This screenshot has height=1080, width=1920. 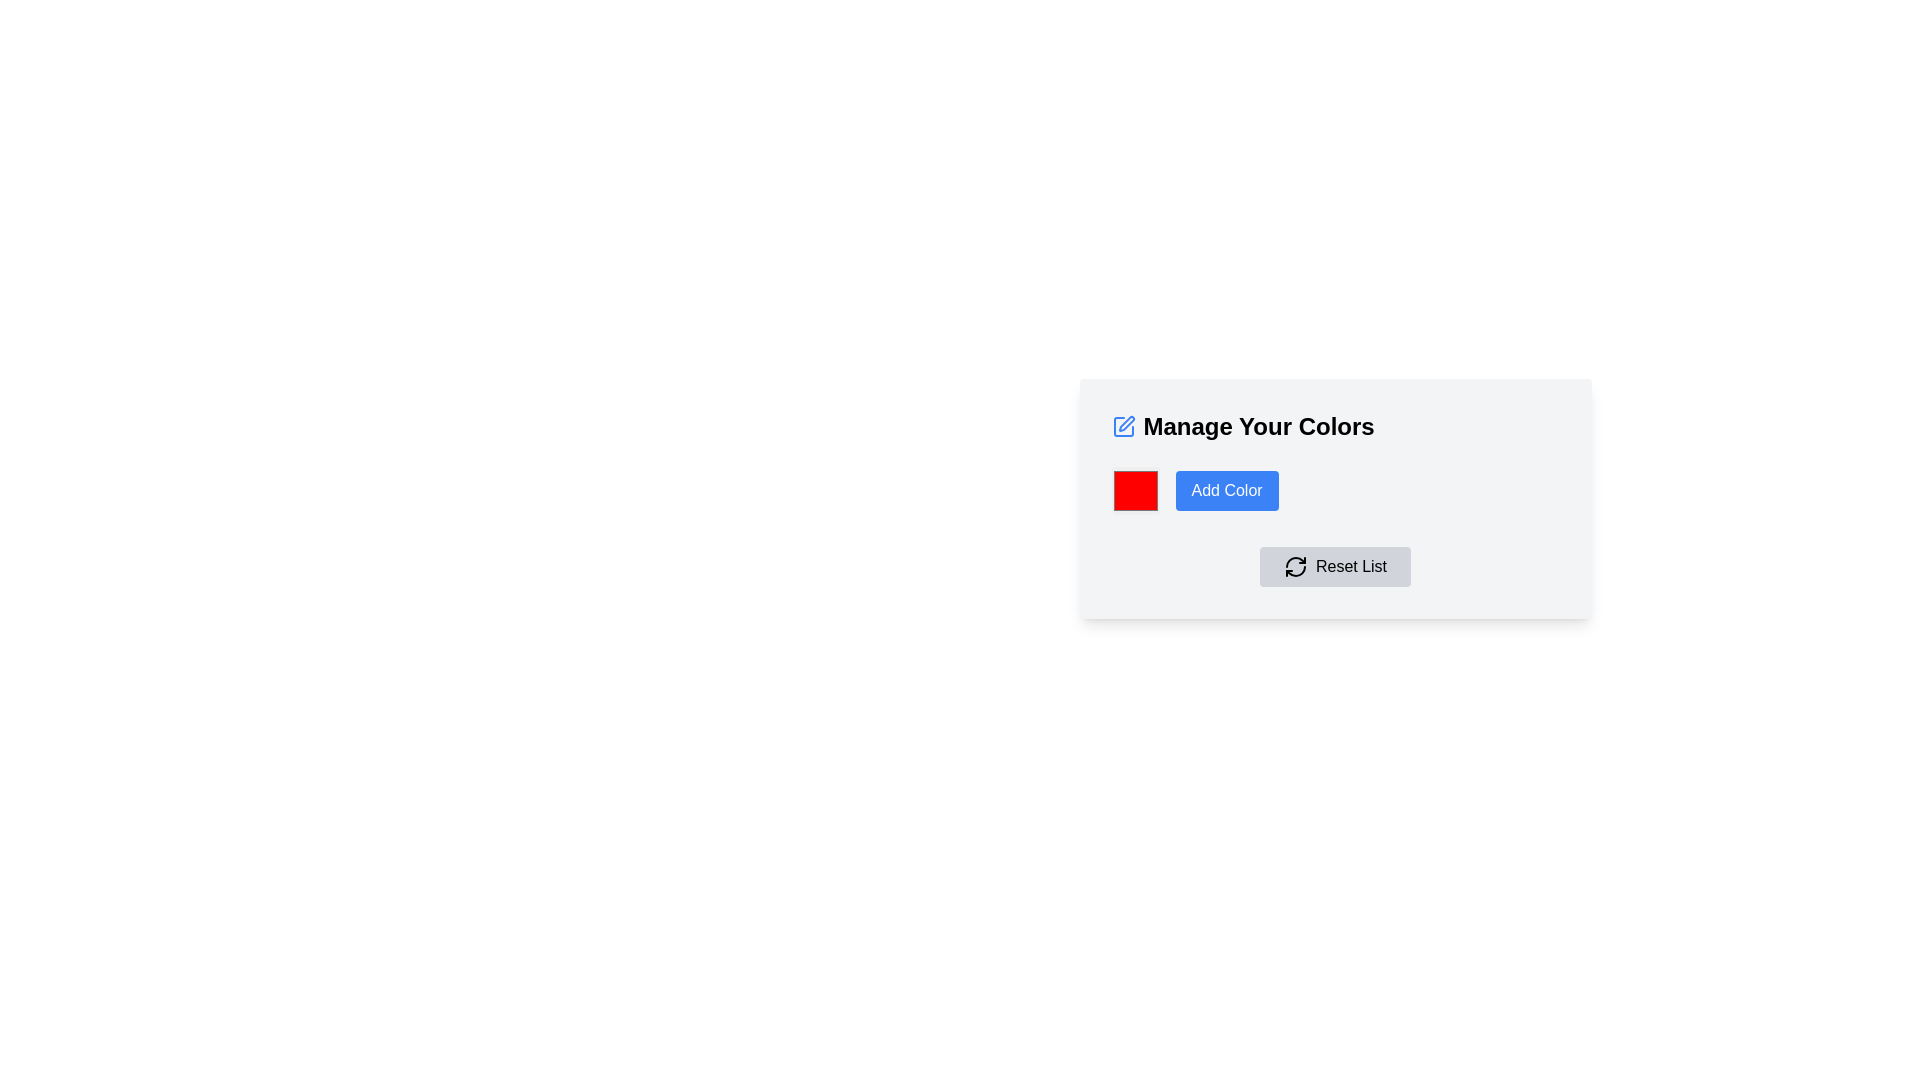 I want to click on the left section of the pen icon used for editing in the 'Manage Your Colors' modal dialog, so click(x=1123, y=426).